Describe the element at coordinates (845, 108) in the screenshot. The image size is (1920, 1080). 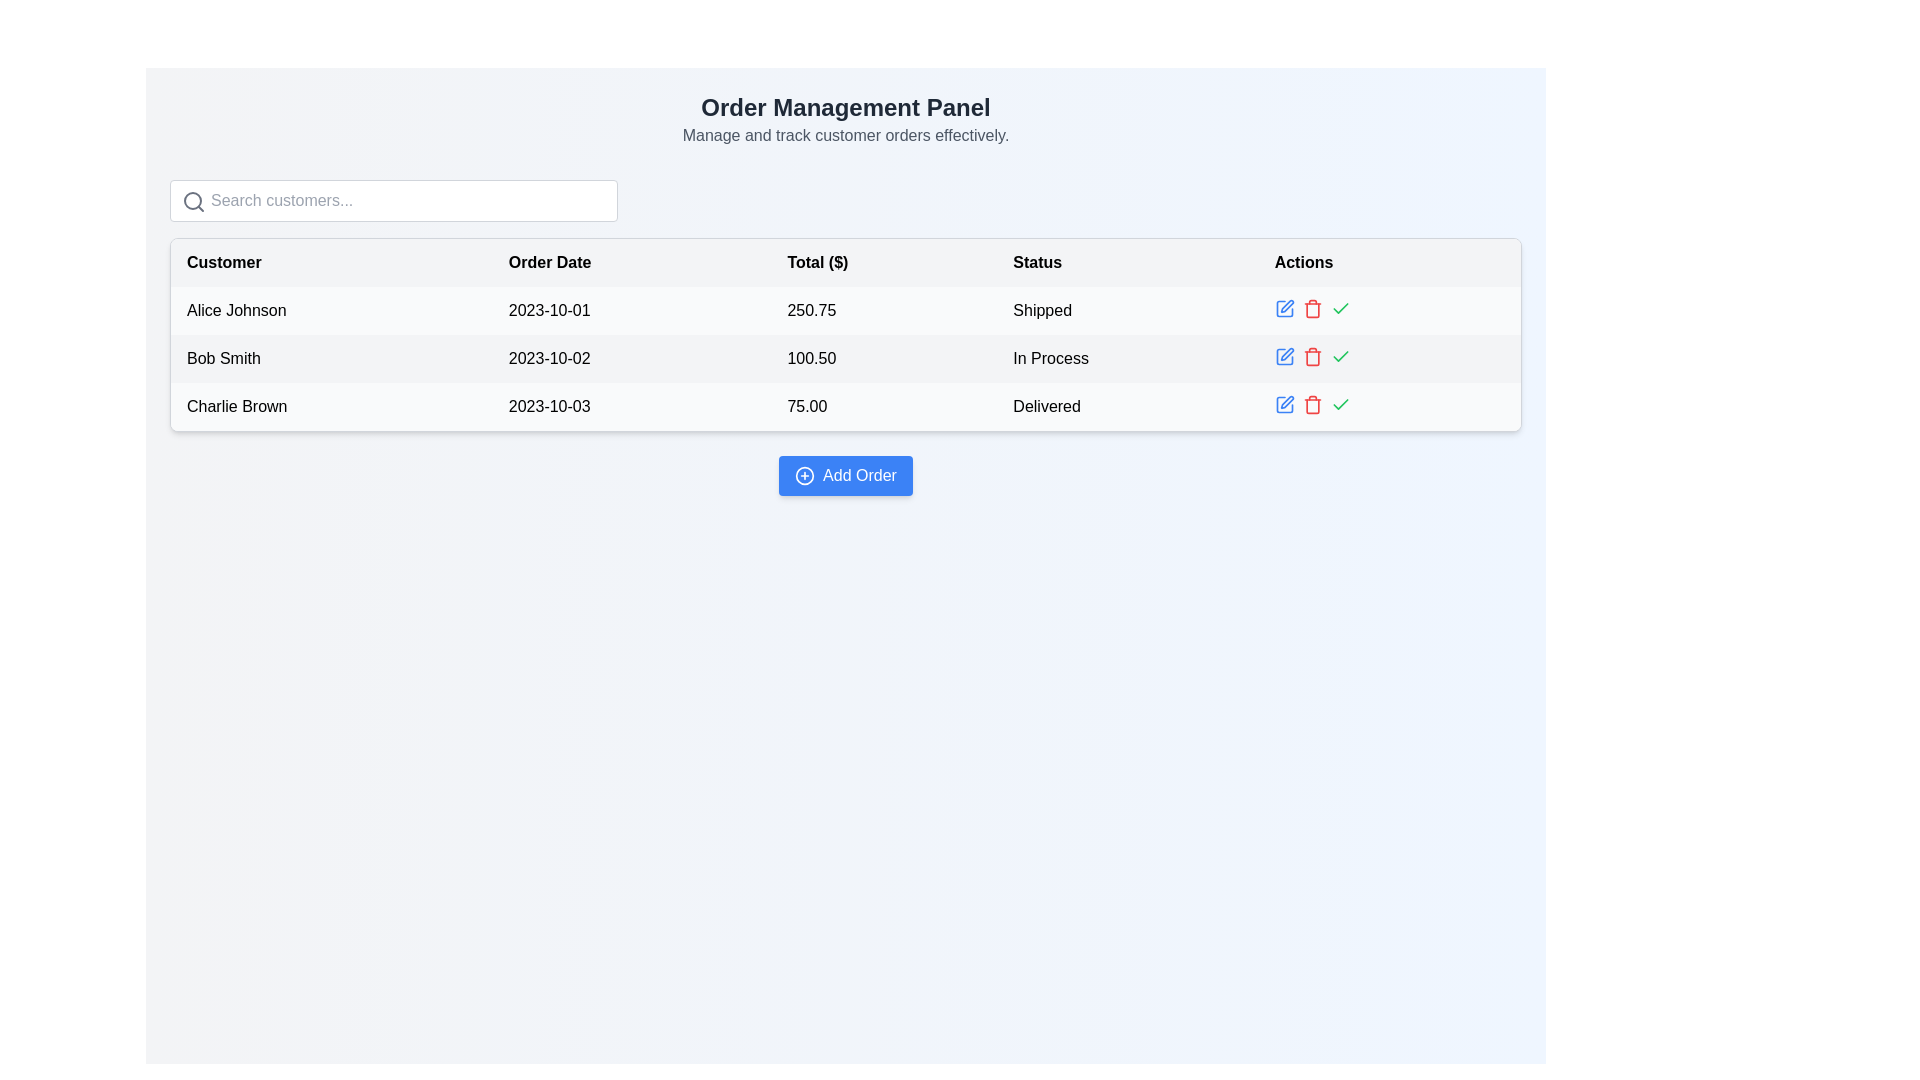
I see `the headline text element displaying 'Order Management Panel', which is styled in a large and bold font, located at the top center of the interface` at that location.